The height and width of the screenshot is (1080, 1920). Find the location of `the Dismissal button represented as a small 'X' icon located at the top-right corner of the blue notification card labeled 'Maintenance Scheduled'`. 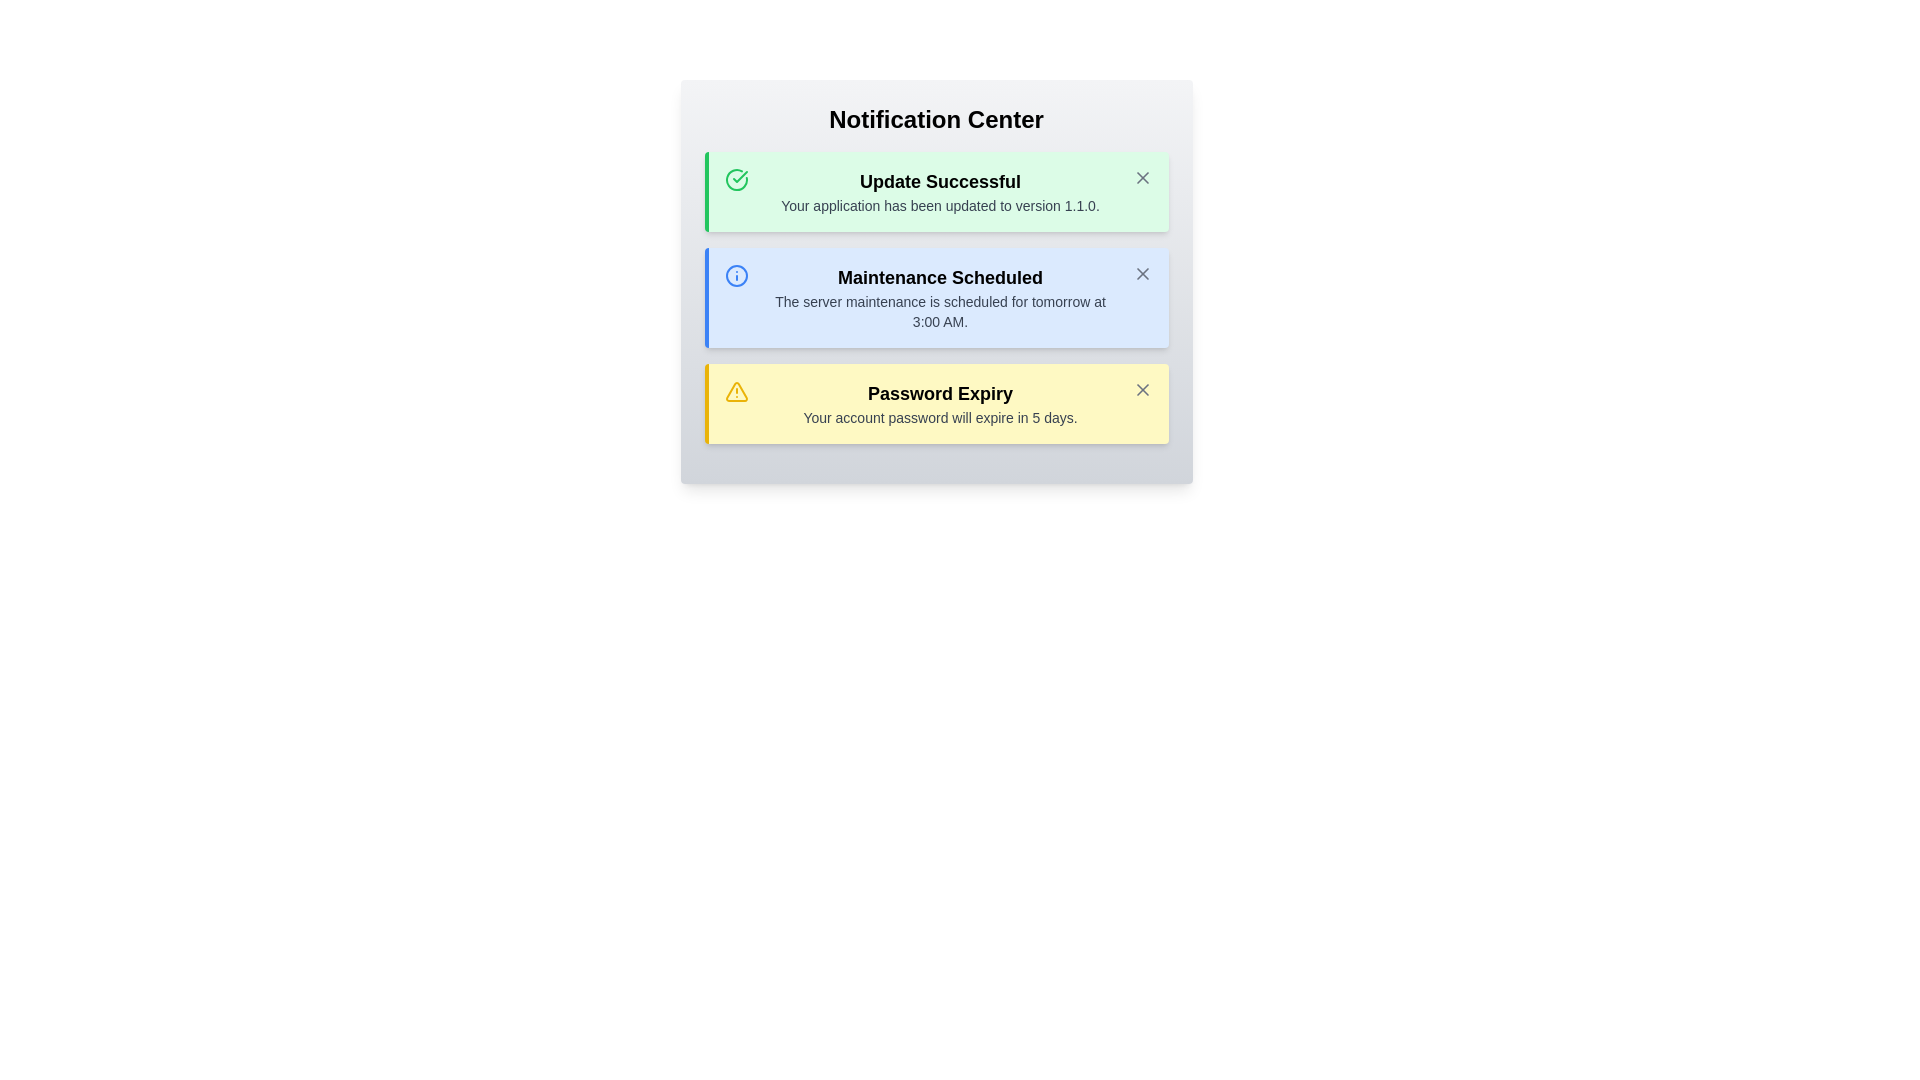

the Dismissal button represented as a small 'X' icon located at the top-right corner of the blue notification card labeled 'Maintenance Scheduled' is located at coordinates (1142, 273).